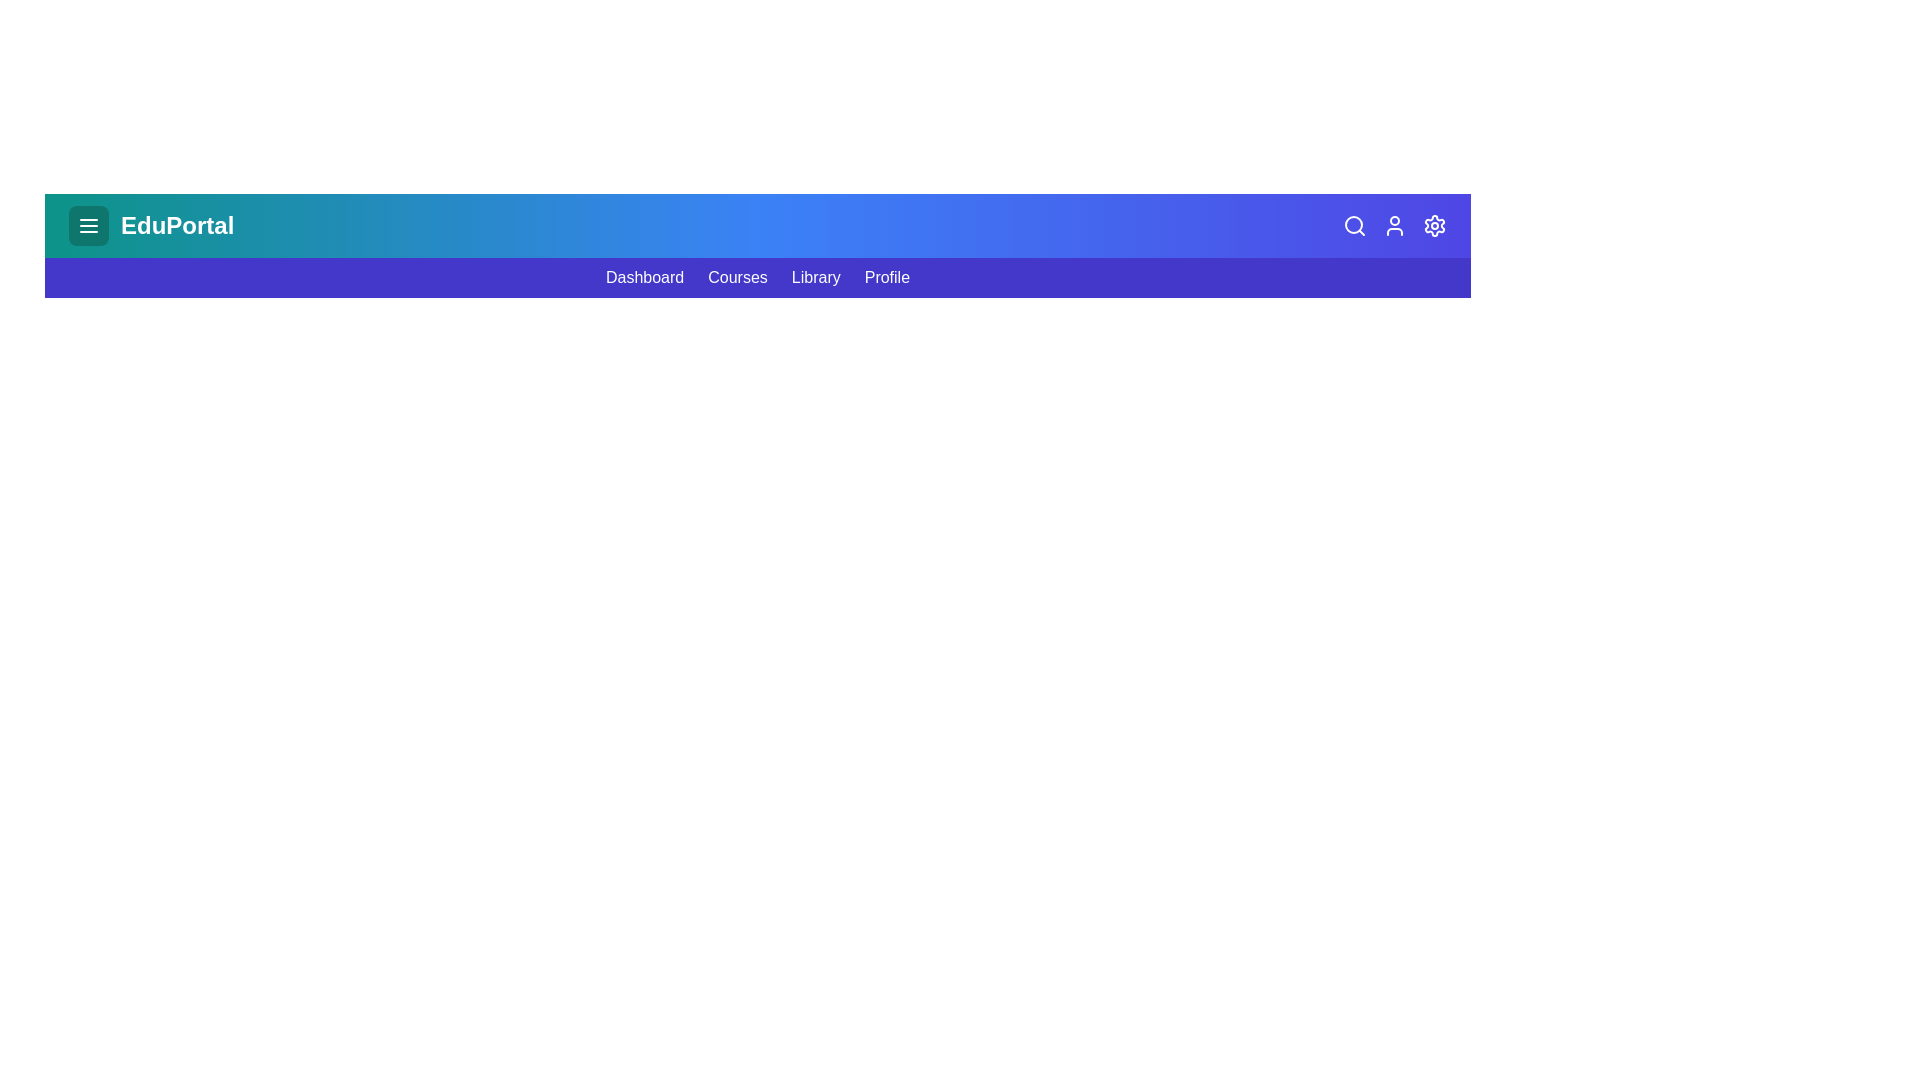  I want to click on the search icon to initiate a search action, so click(1354, 225).